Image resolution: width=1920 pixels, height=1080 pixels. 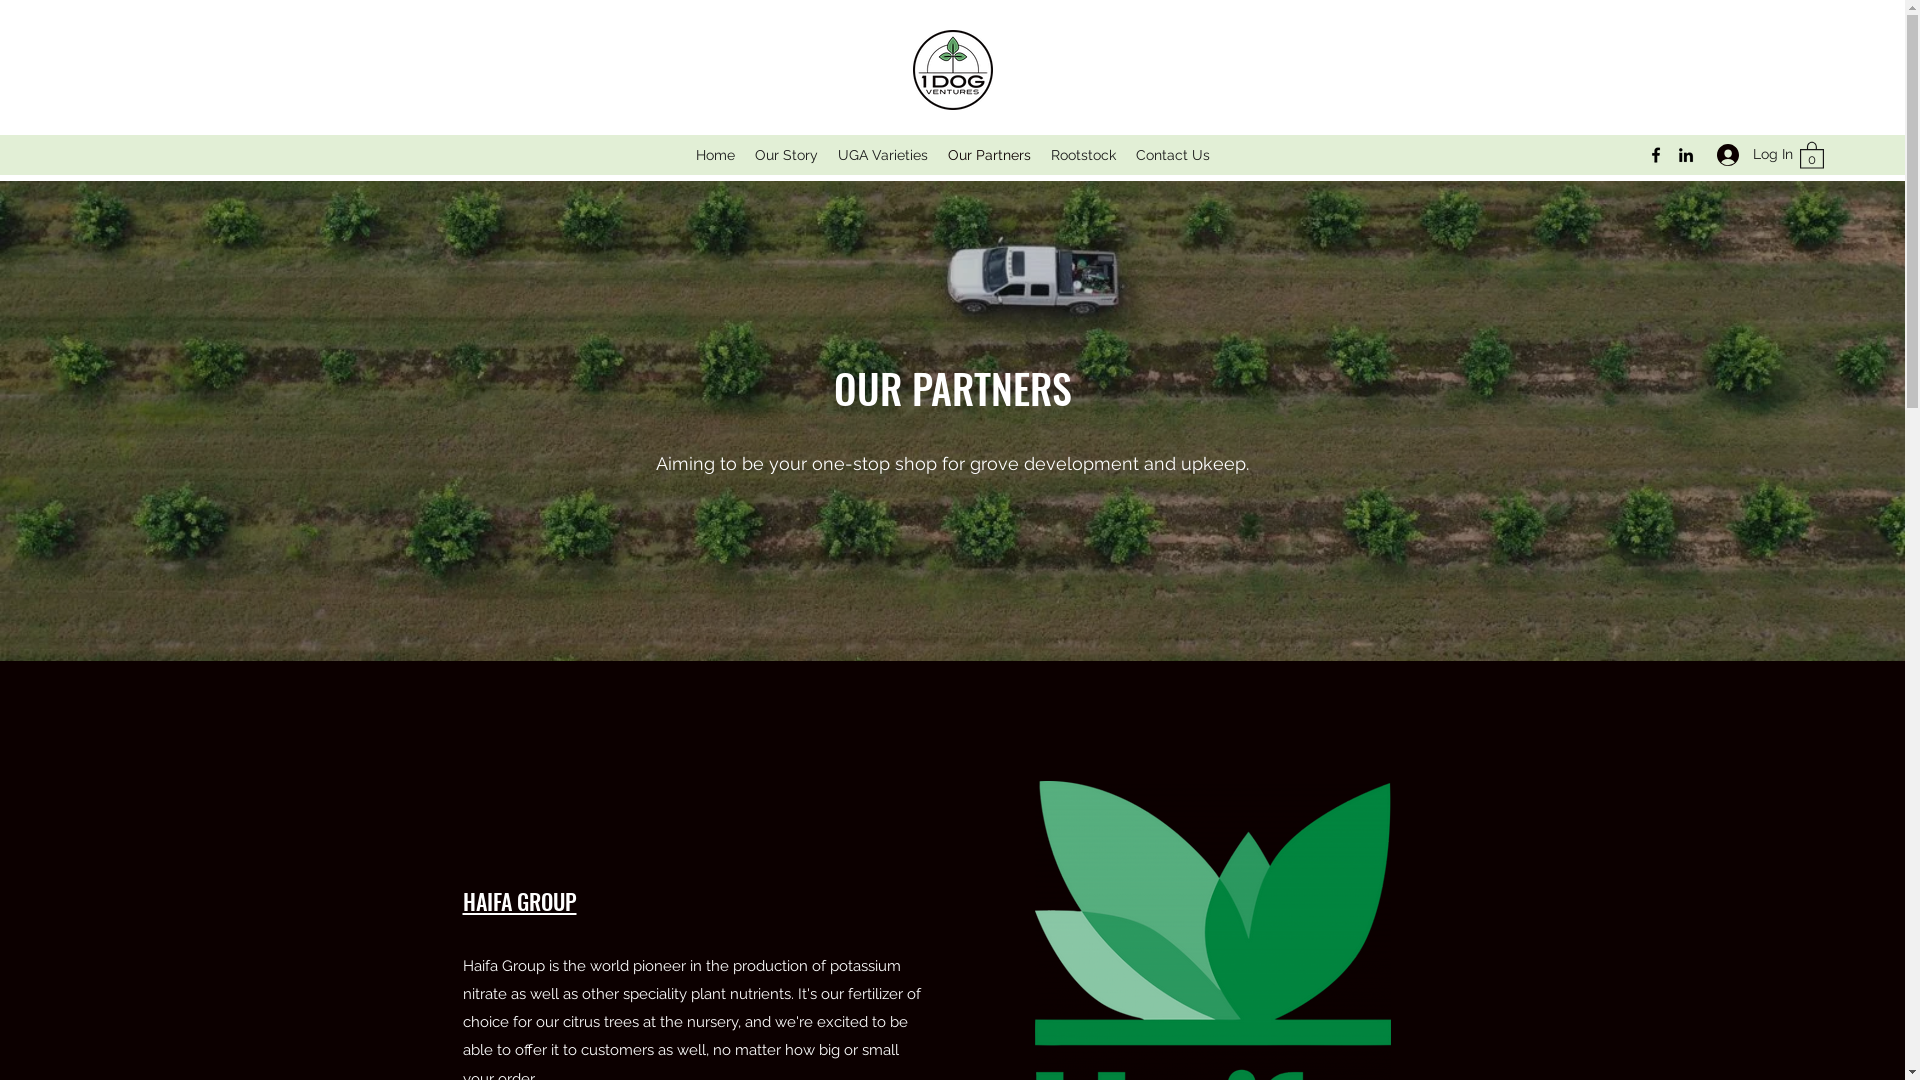 What do you see at coordinates (1081, 153) in the screenshot?
I see `'Rootstock'` at bounding box center [1081, 153].